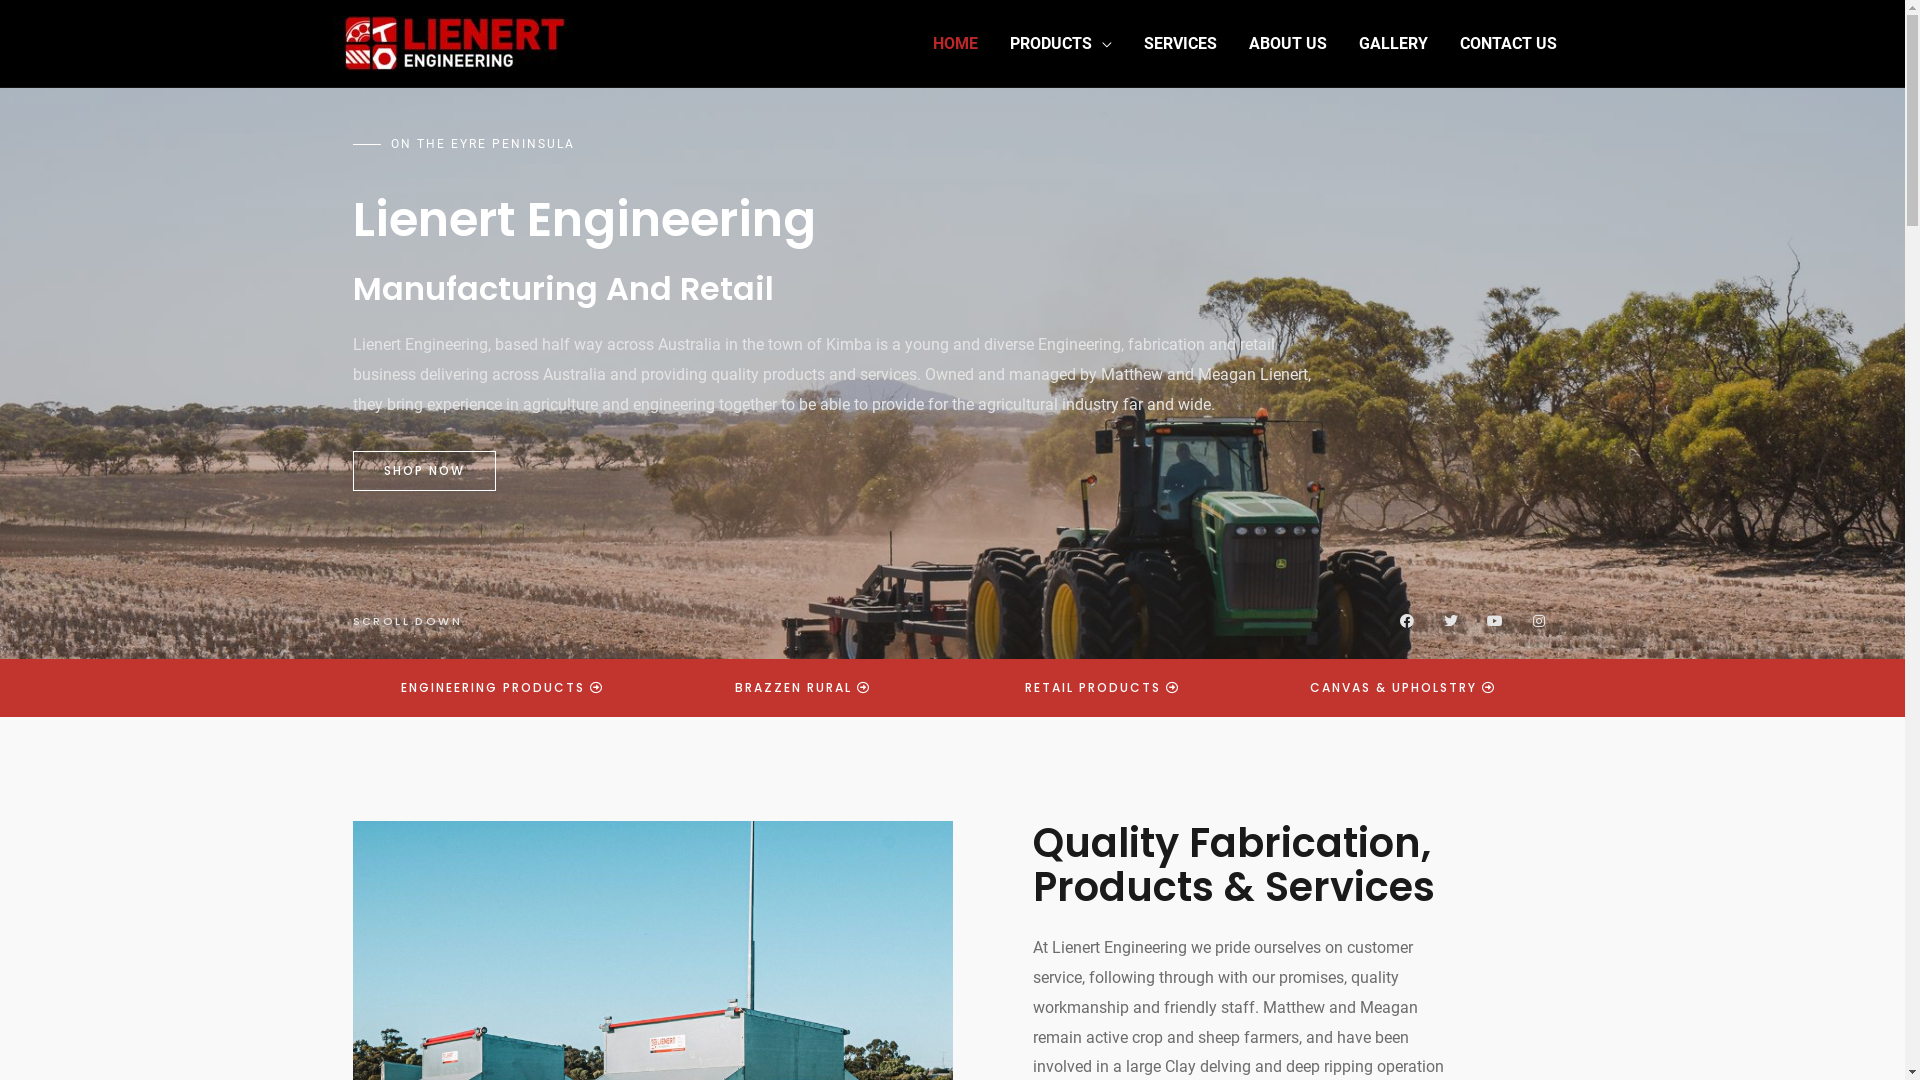  Describe the element at coordinates (1401, 686) in the screenshot. I see `'CANVAS & UPHOLSTRY'` at that location.